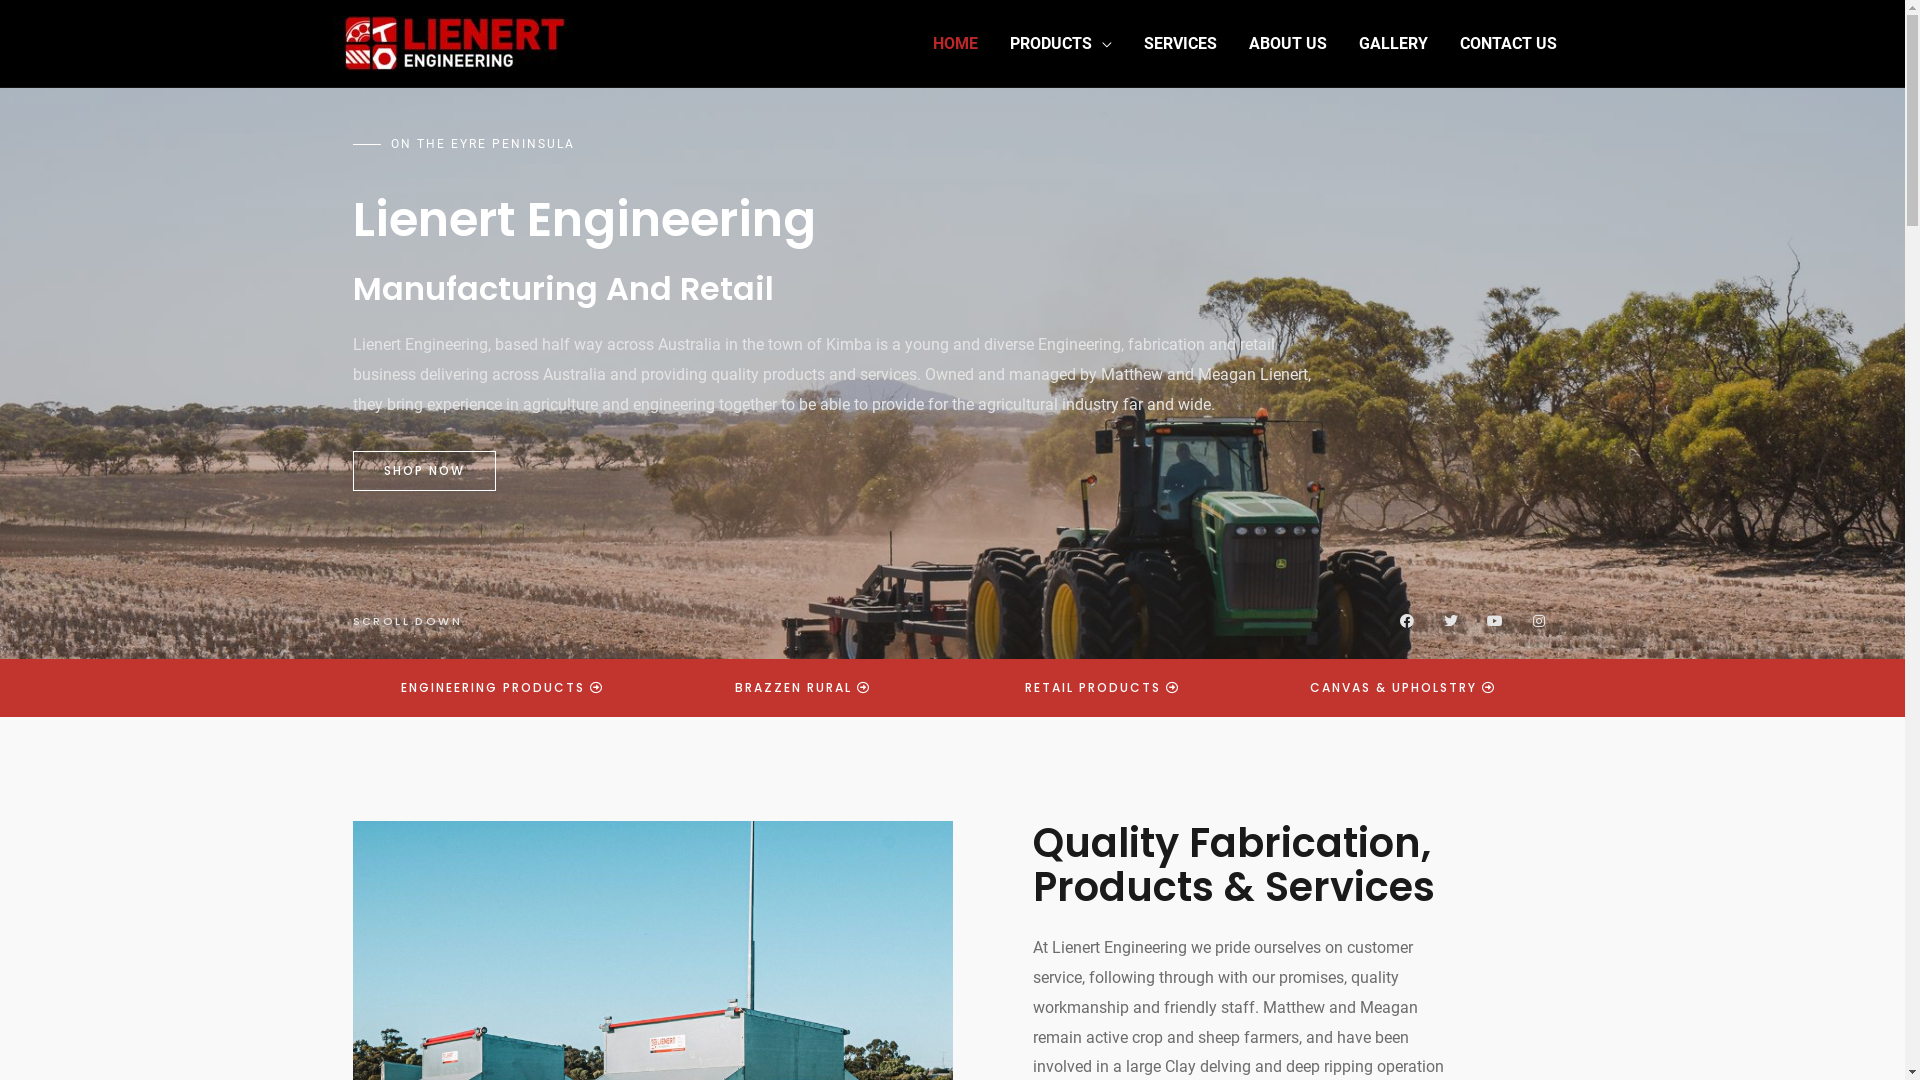  Describe the element at coordinates (1401, 686) in the screenshot. I see `'CANVAS & UPHOLSTRY'` at that location.